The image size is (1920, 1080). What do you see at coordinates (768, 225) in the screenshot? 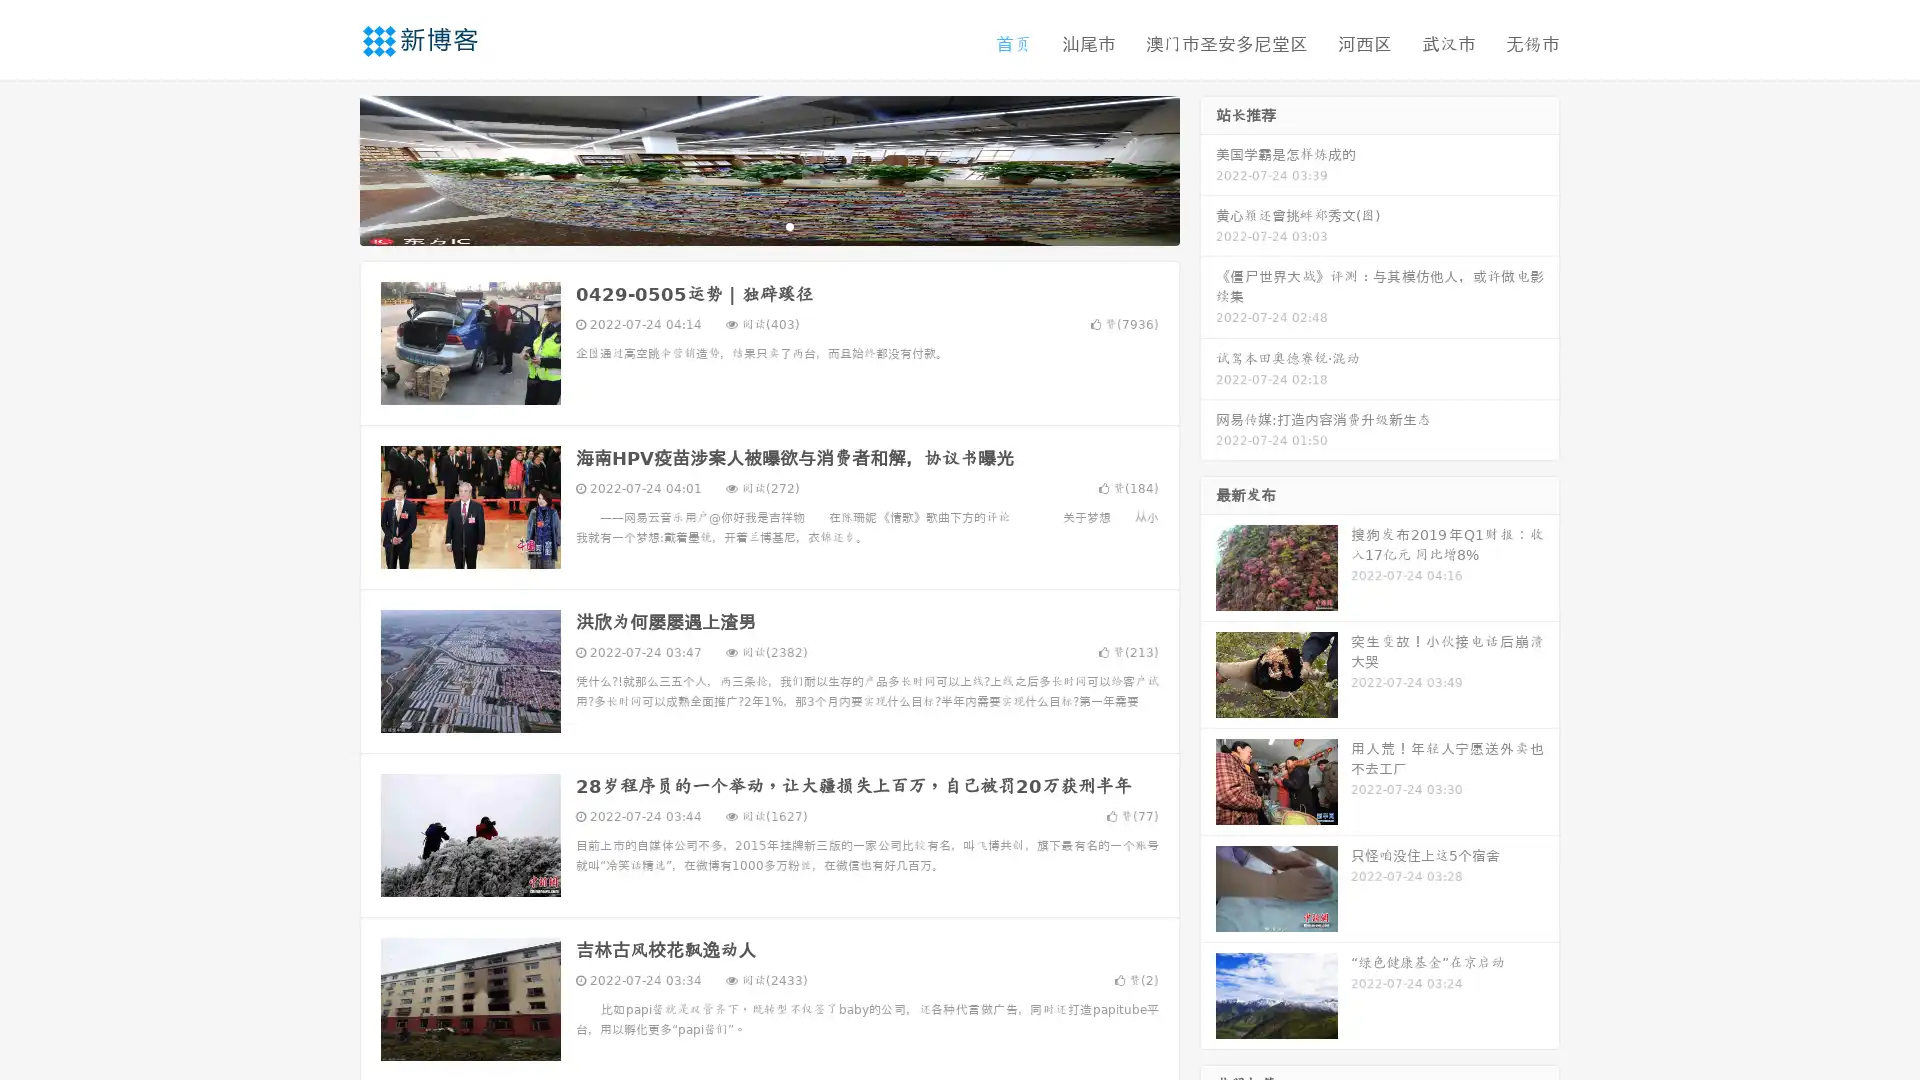
I see `Go to slide 2` at bounding box center [768, 225].